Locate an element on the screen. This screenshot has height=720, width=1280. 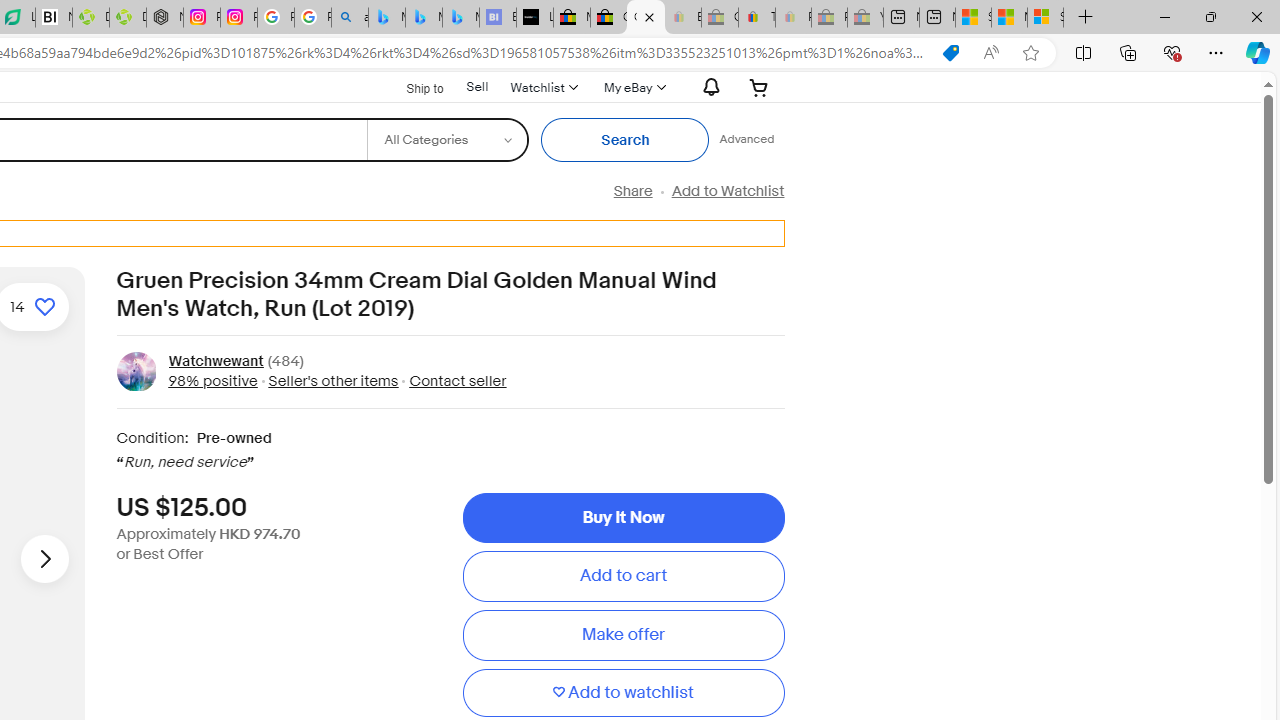
'Sell' is located at coordinates (476, 86).